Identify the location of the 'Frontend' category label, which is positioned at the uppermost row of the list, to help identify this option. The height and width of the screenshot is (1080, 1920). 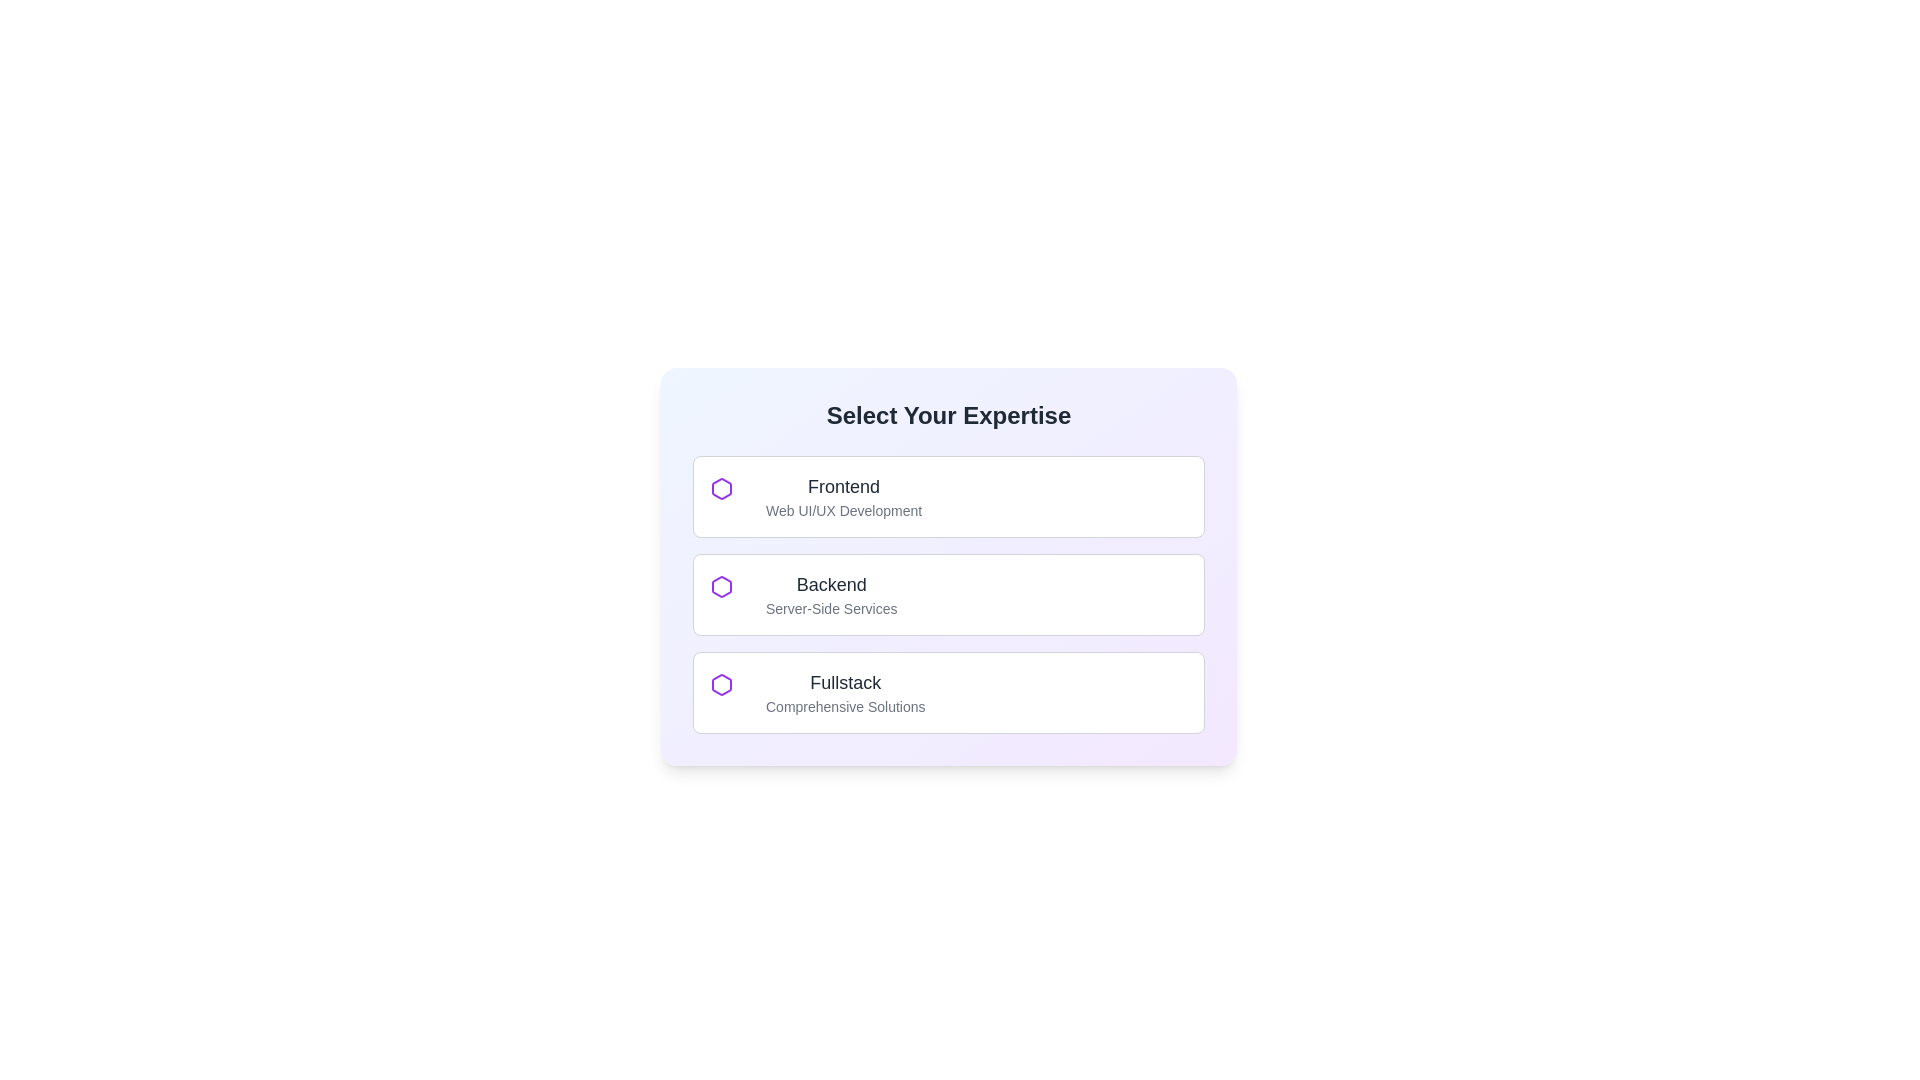
(844, 486).